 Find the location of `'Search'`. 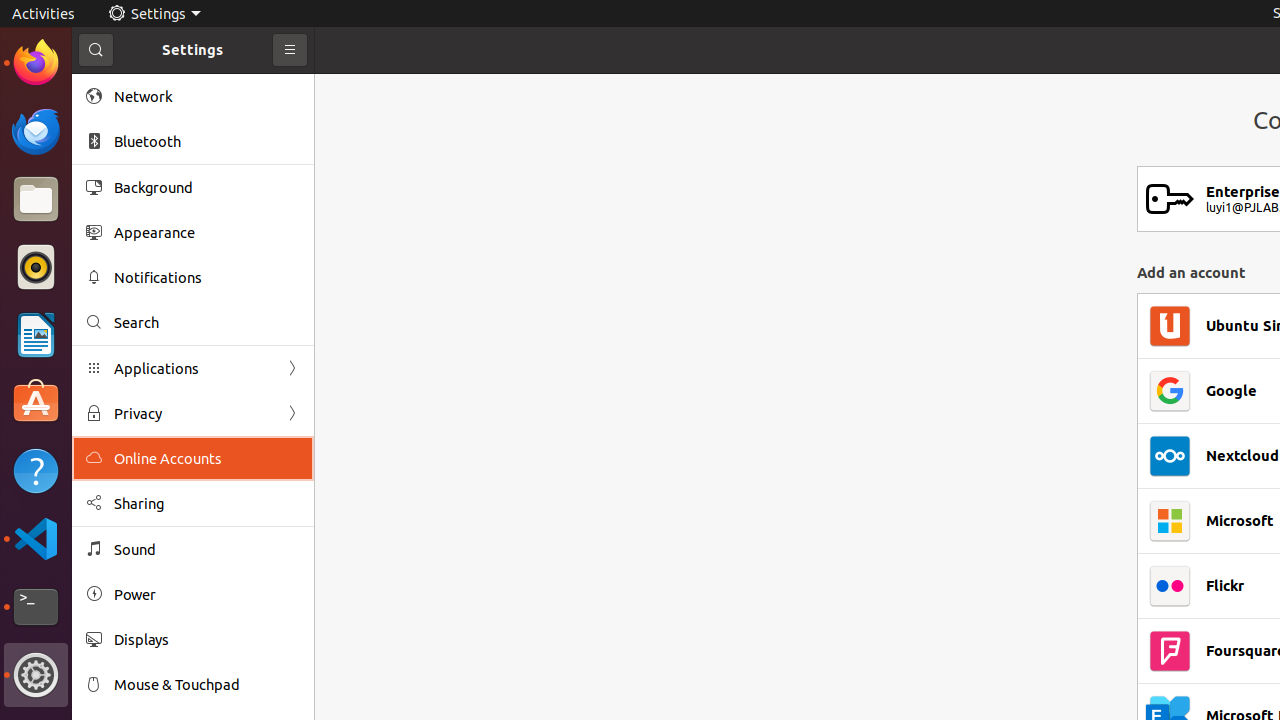

'Search' is located at coordinates (206, 321).